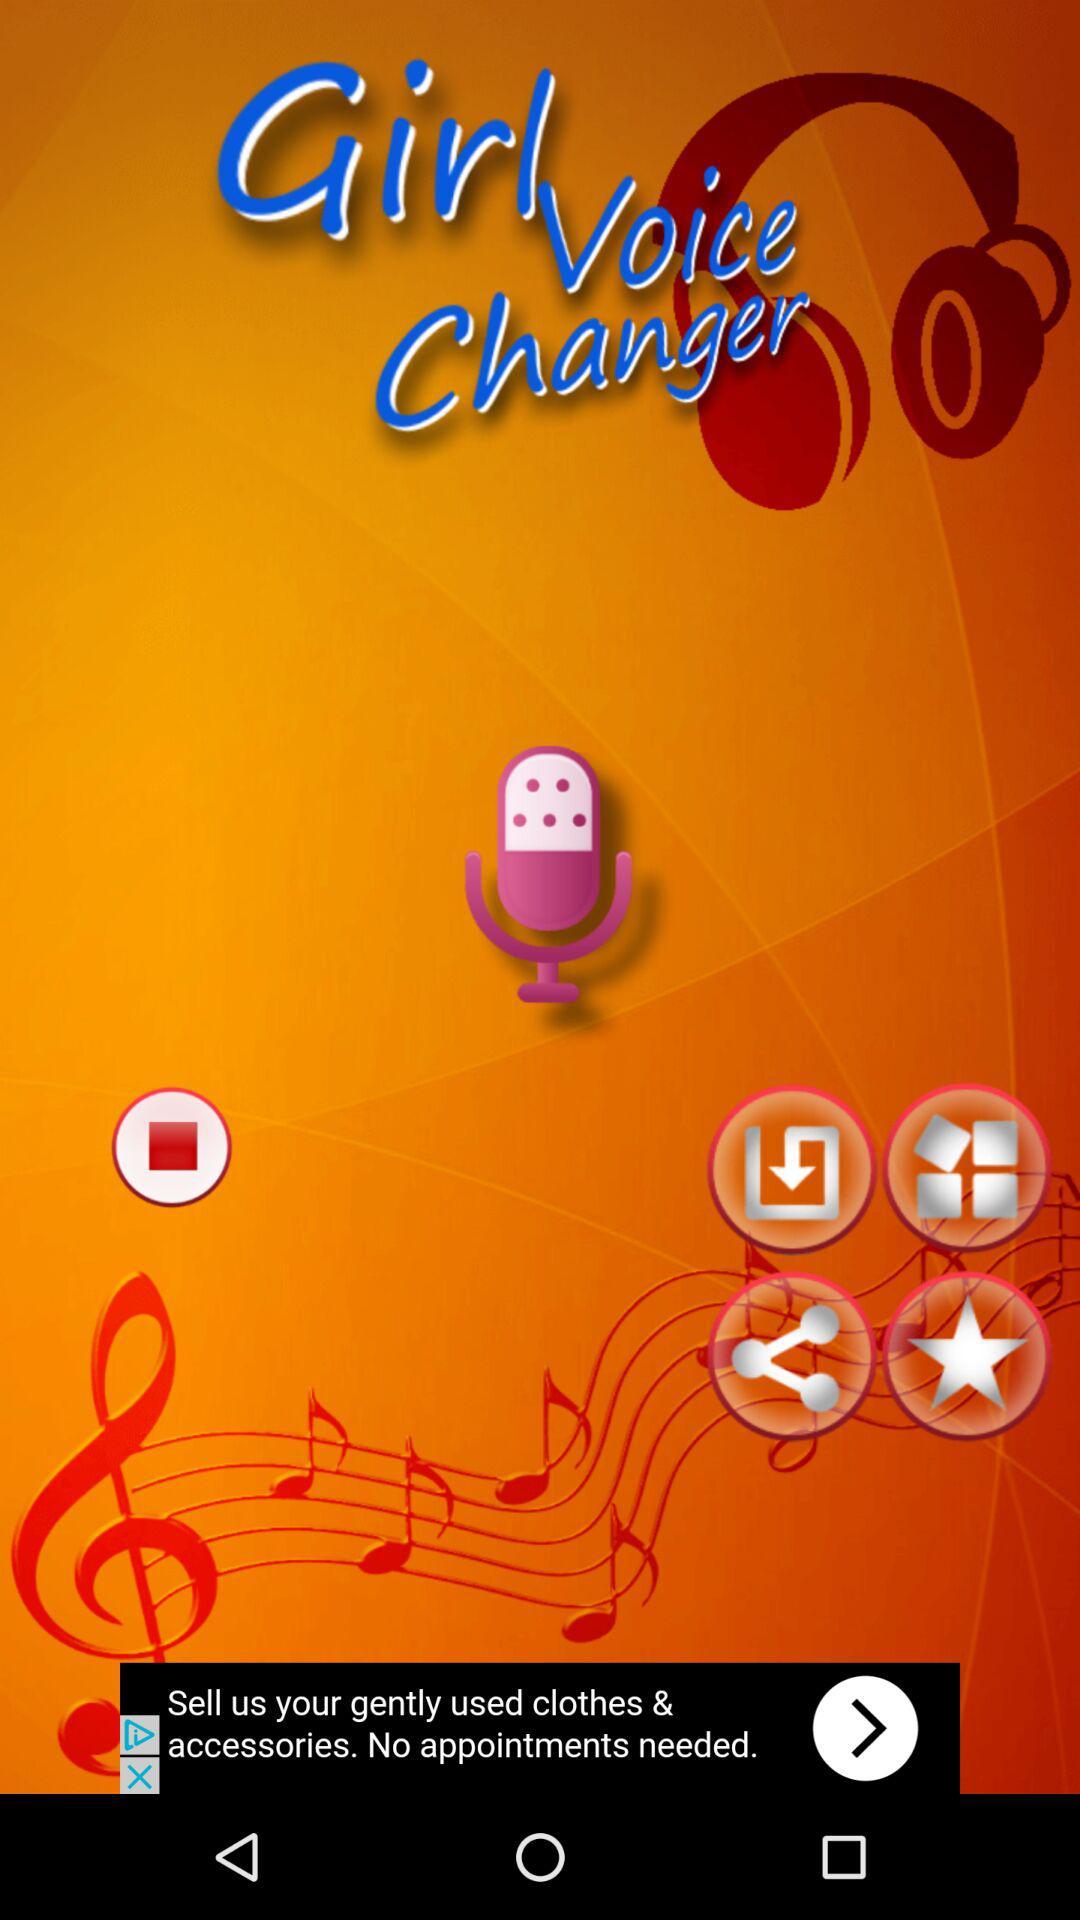 The width and height of the screenshot is (1080, 1920). What do you see at coordinates (540, 1727) in the screenshot?
I see `open the advertisement link` at bounding box center [540, 1727].